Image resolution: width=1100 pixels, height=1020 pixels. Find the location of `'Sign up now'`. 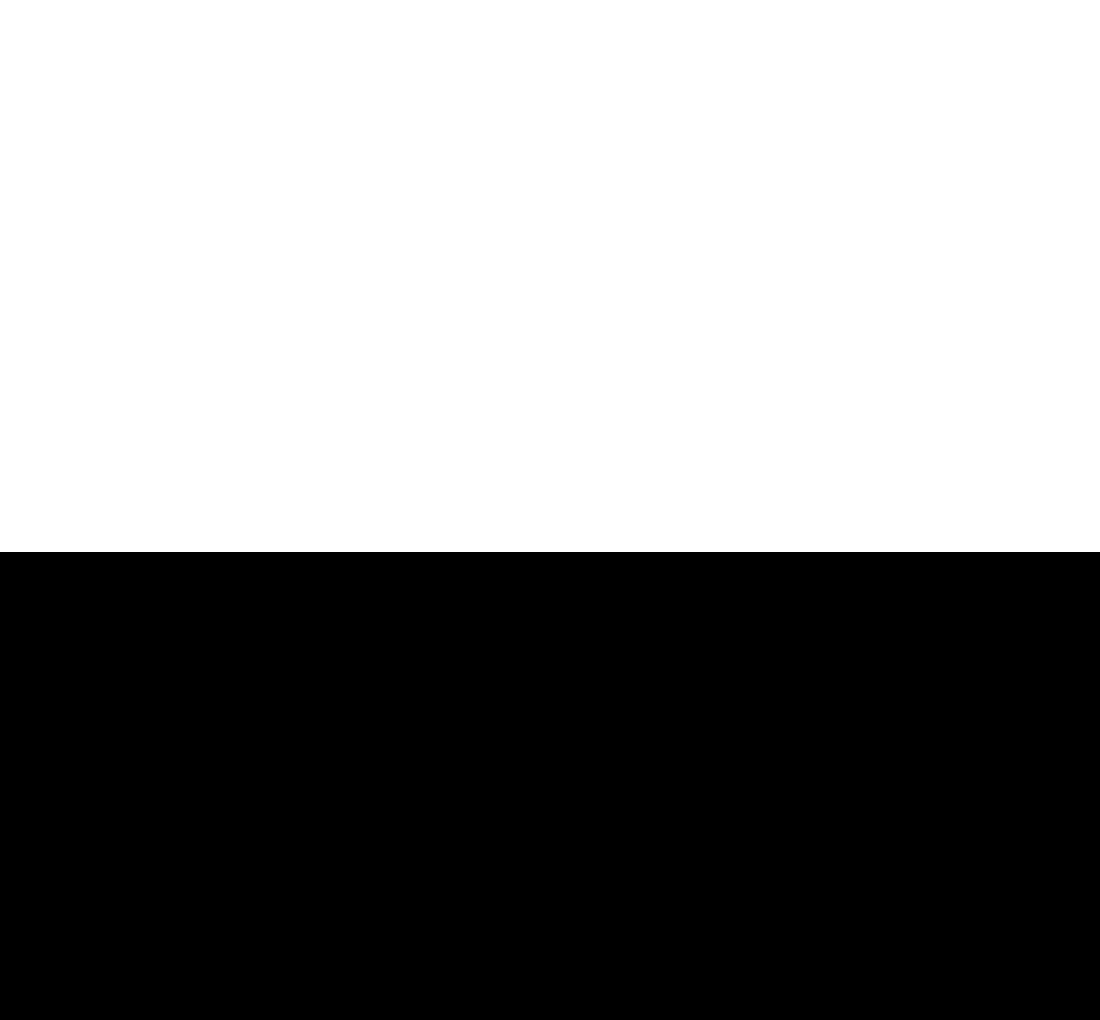

'Sign up now' is located at coordinates (287, 434).